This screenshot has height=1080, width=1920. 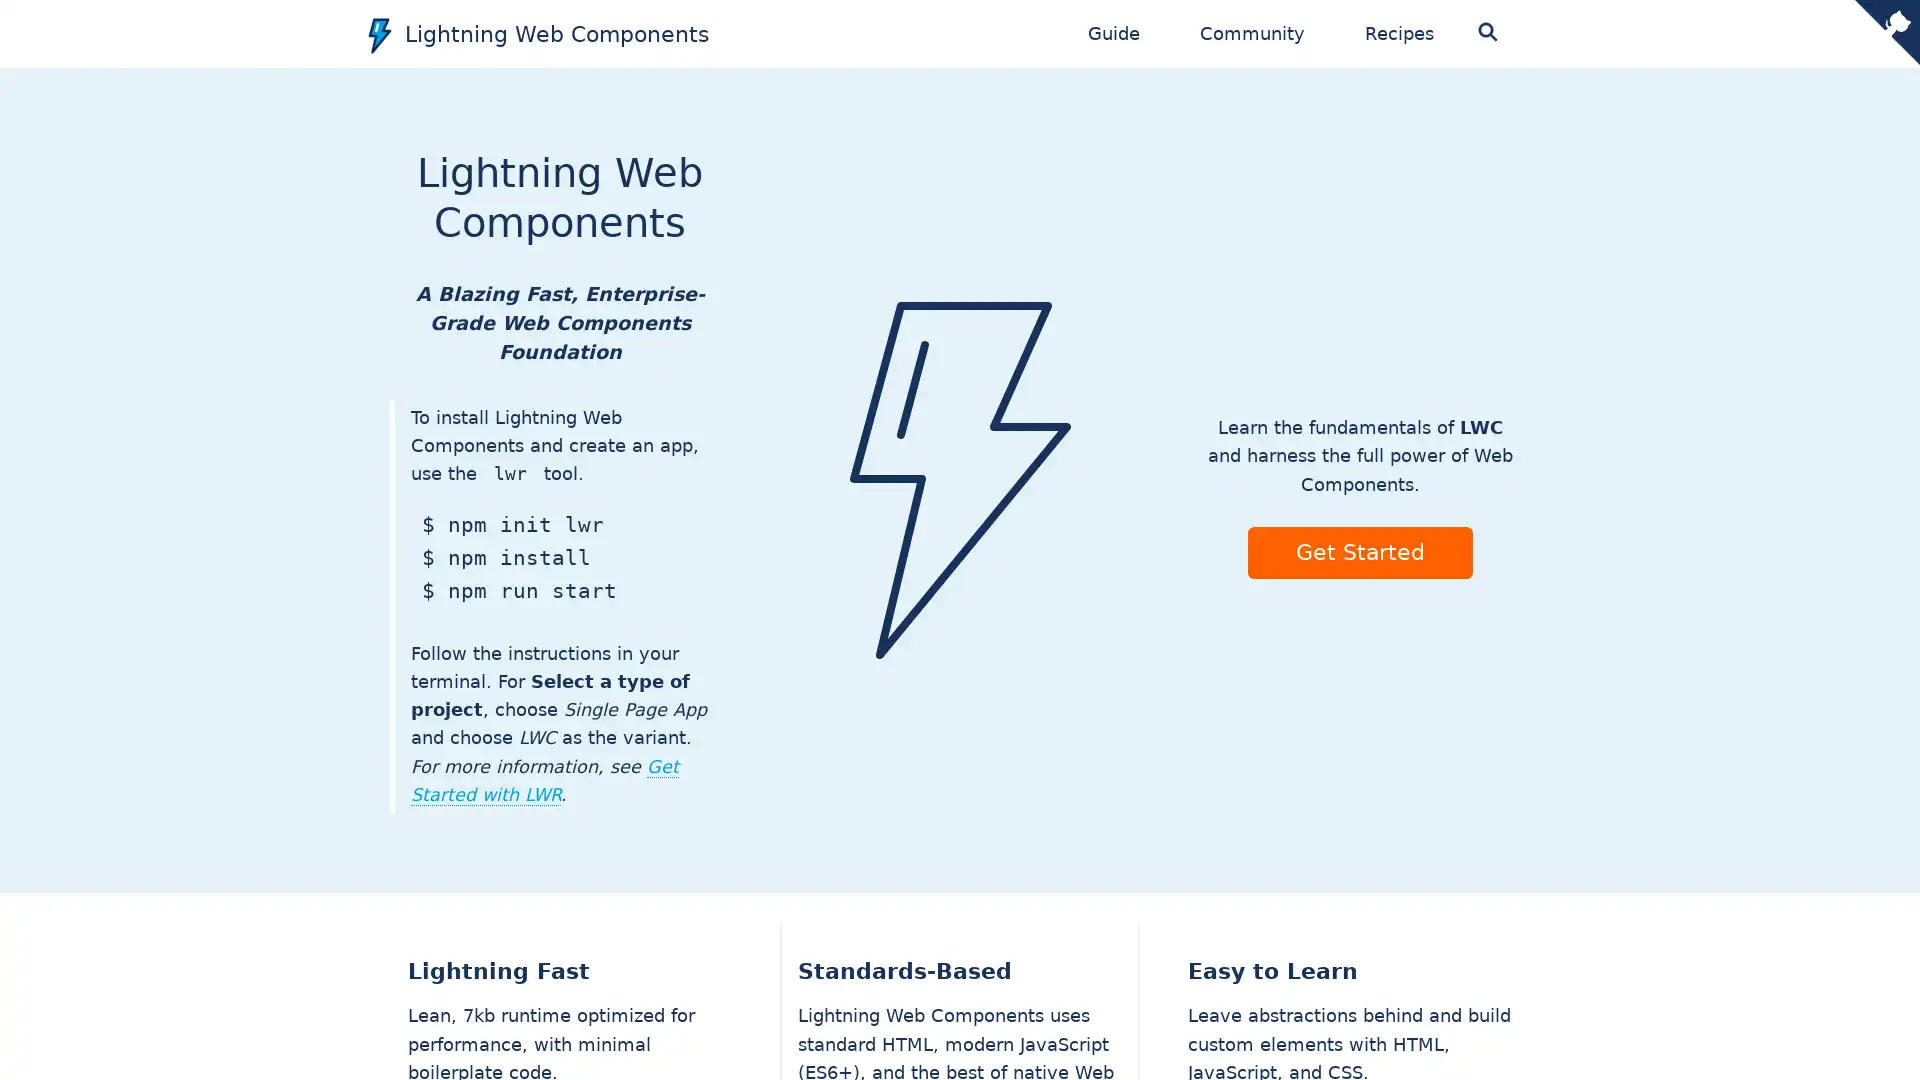 I want to click on Get Started, so click(x=1359, y=551).